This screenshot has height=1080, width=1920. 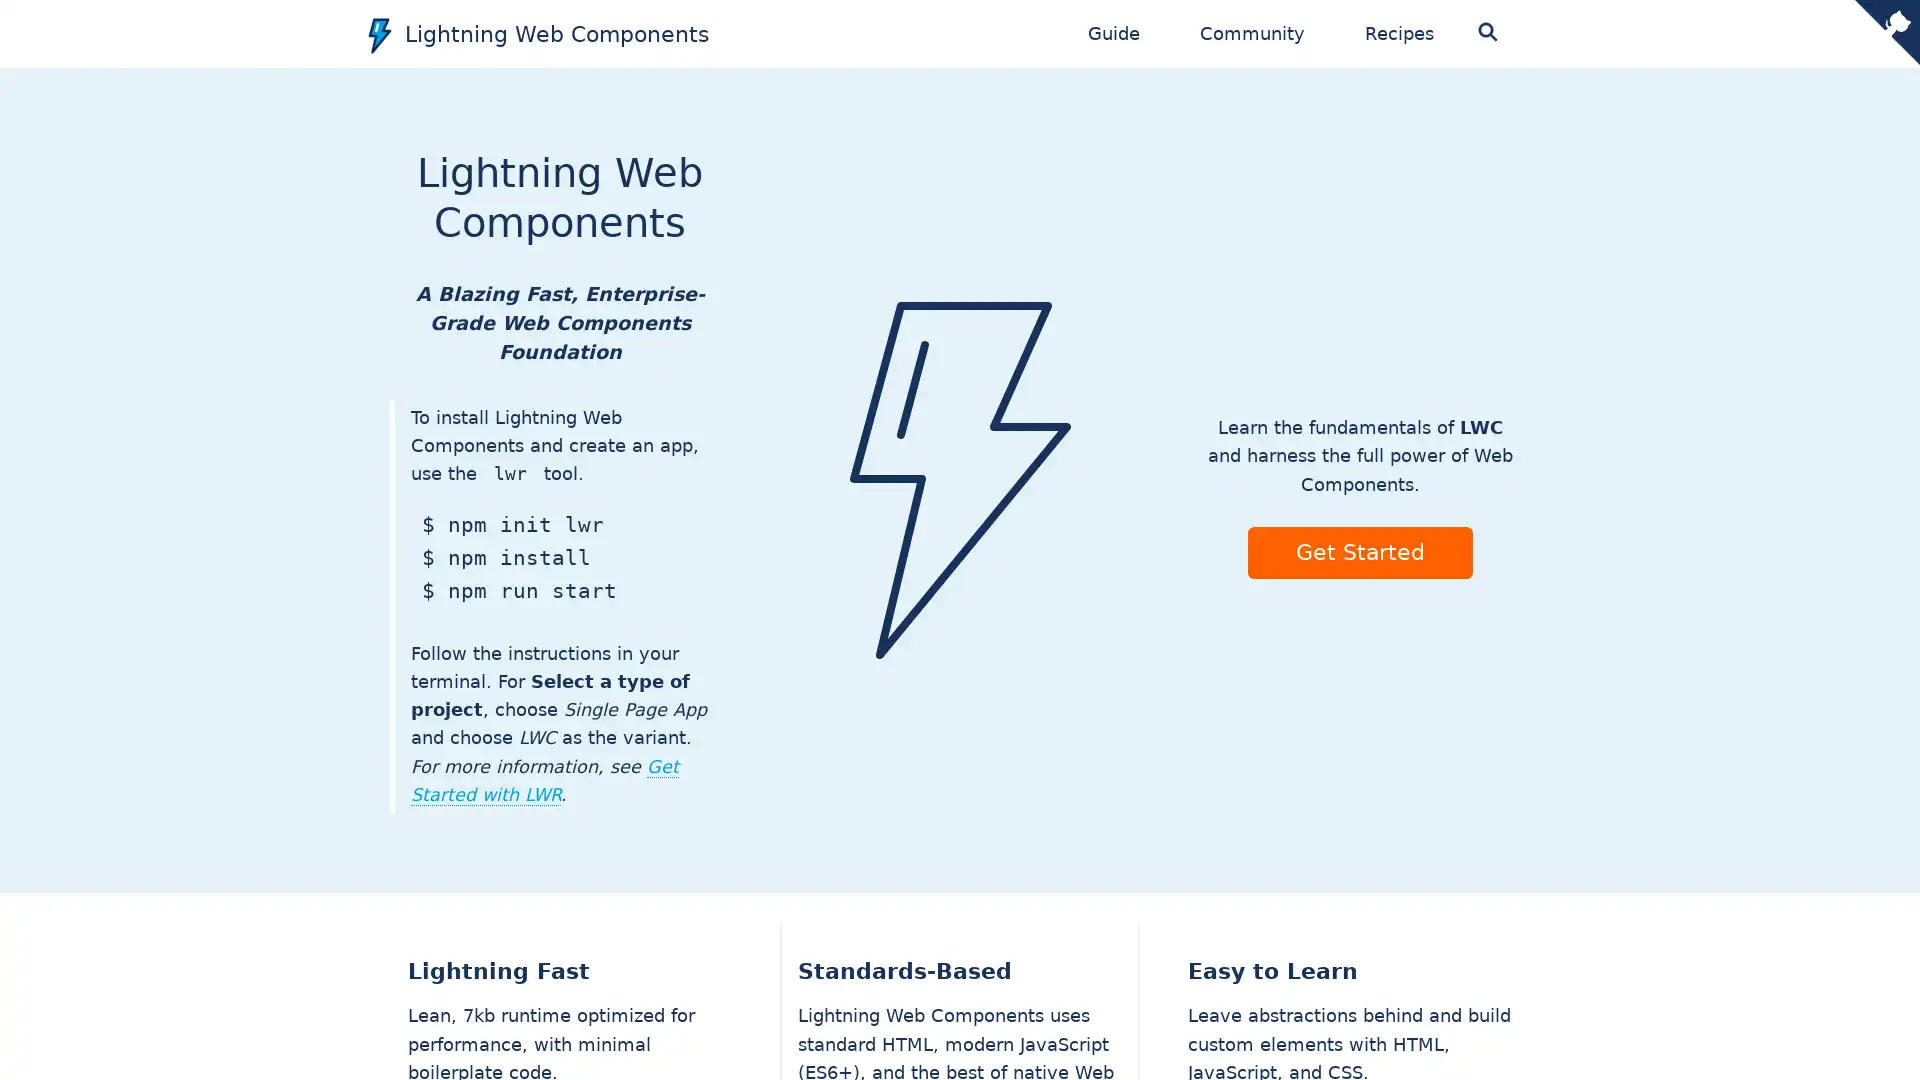 I want to click on Get Started, so click(x=1359, y=551).